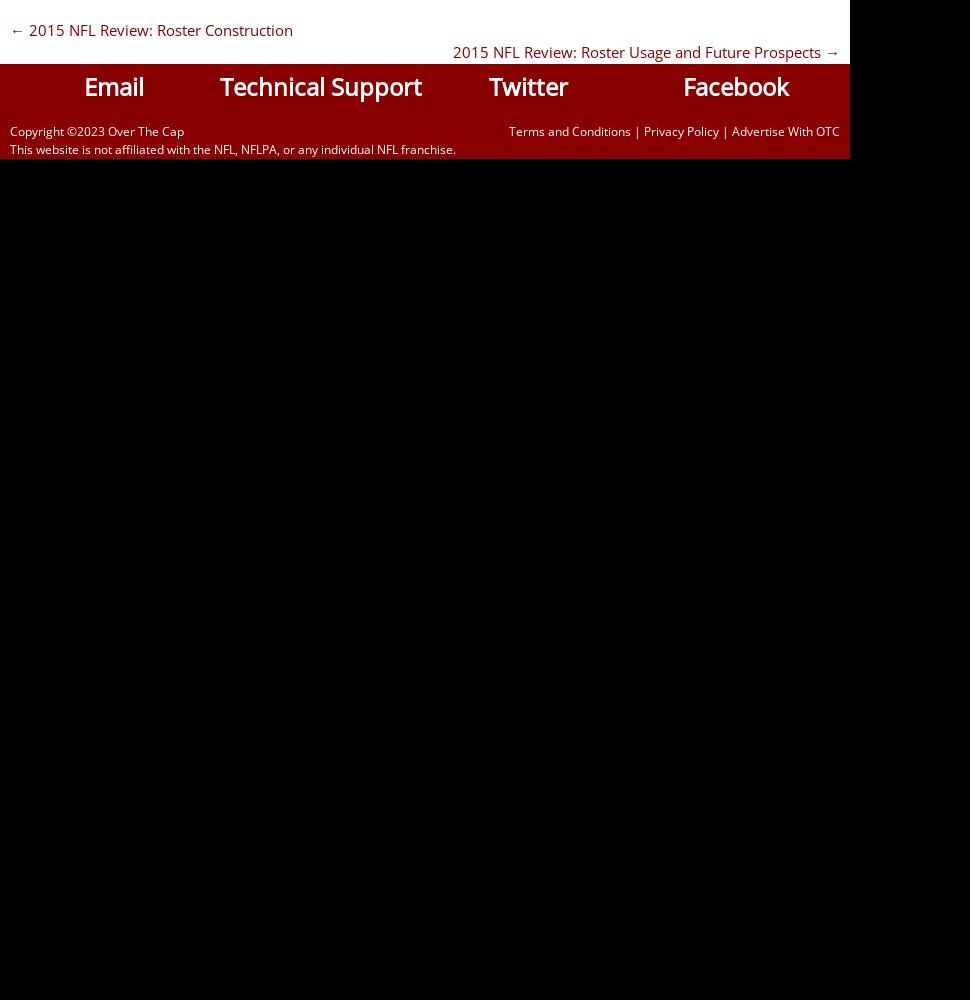 This screenshot has height=1000, width=970. I want to click on 'Technical Support', so click(320, 84).